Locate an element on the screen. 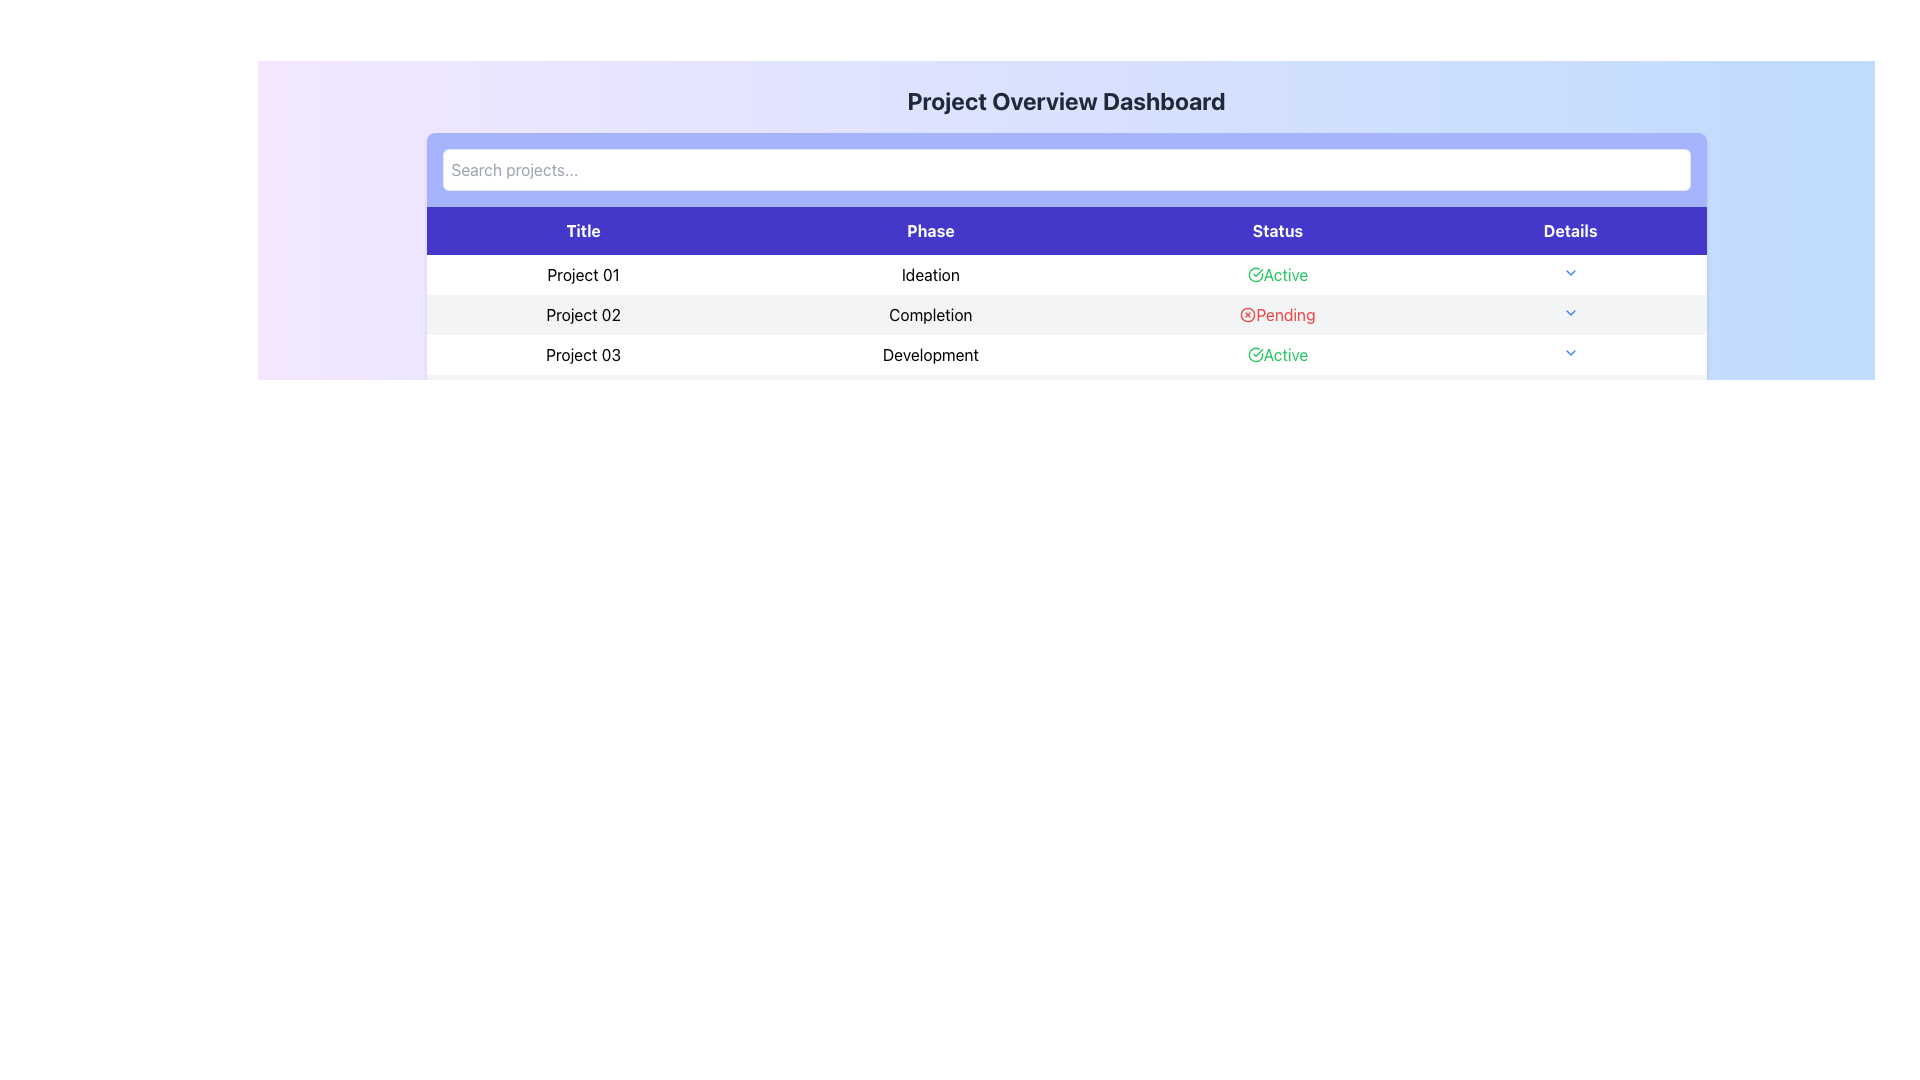  the blue downward-pointing chevron icon located in the 'Details' column for 'Project 02' is located at coordinates (1569, 312).